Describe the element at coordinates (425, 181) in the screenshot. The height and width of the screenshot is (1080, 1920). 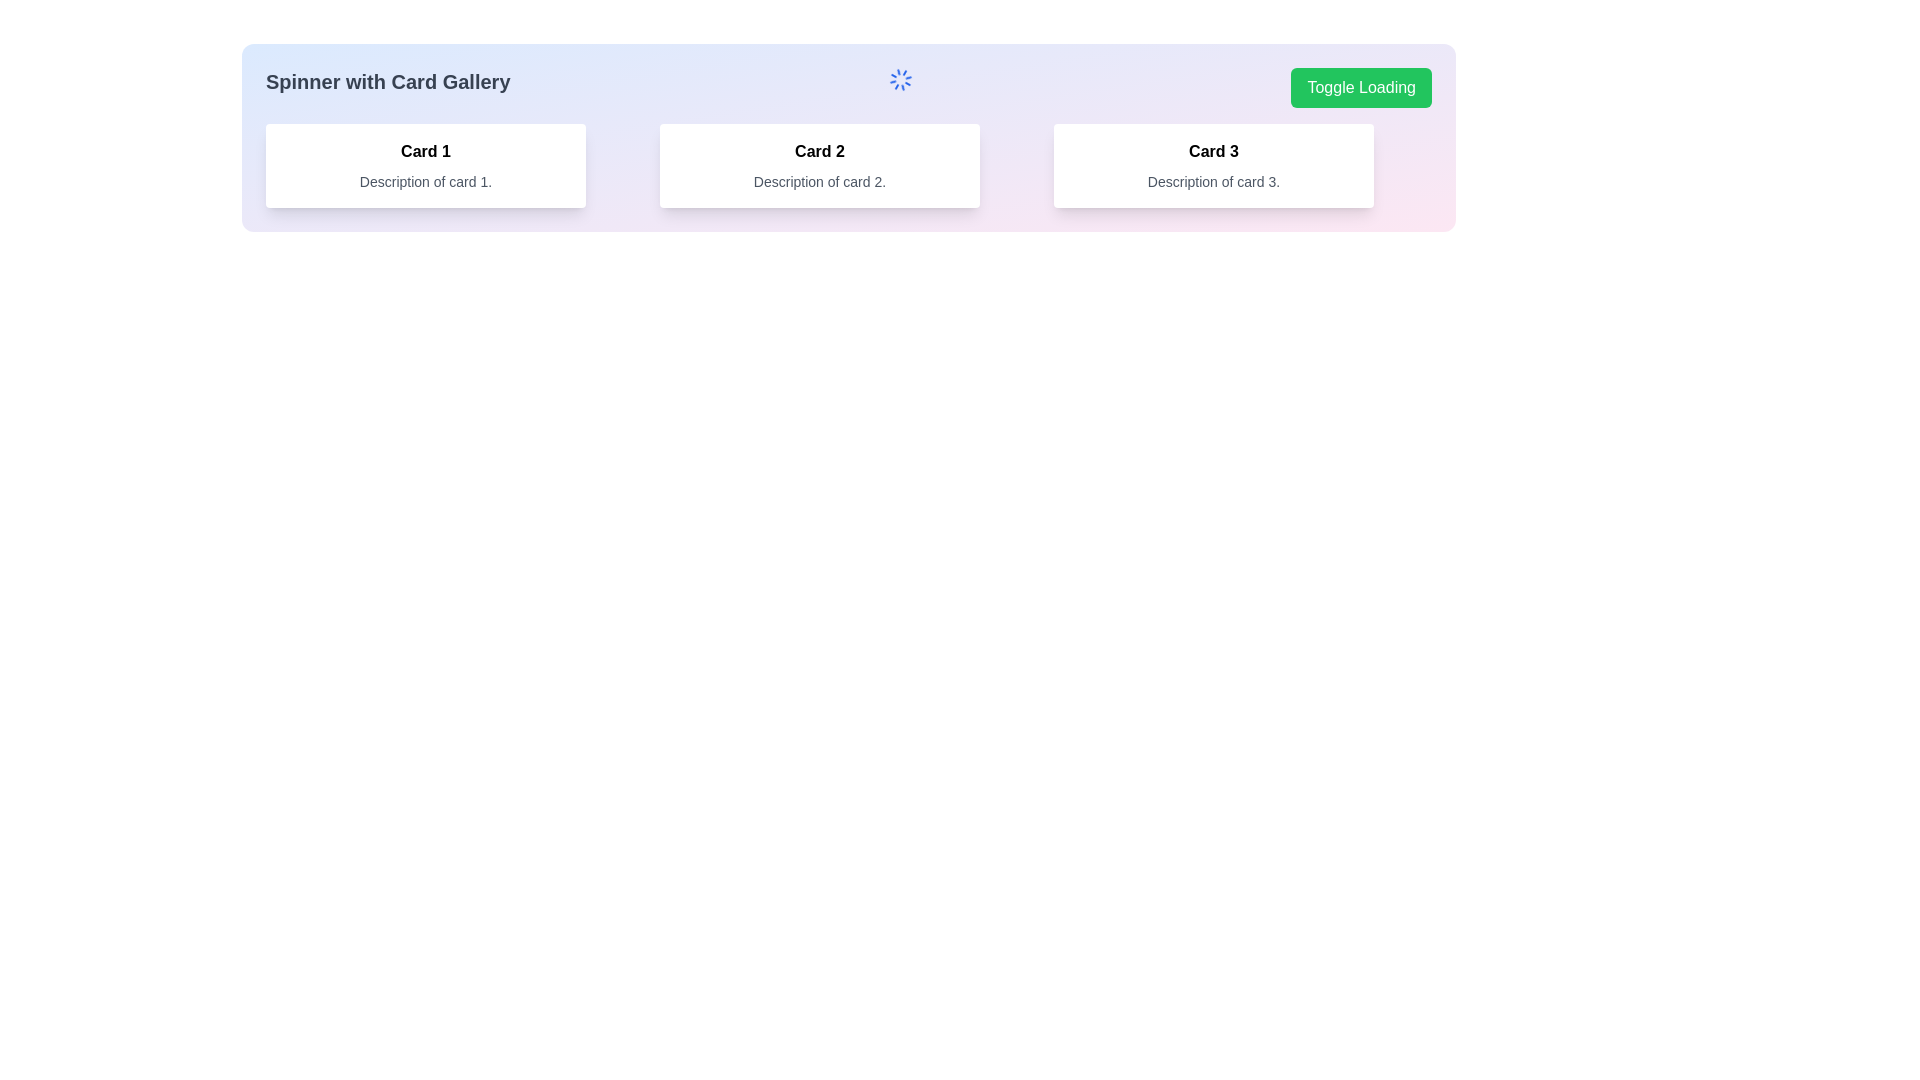
I see `the Text label situated at the bottom of 'Card 1'` at that location.